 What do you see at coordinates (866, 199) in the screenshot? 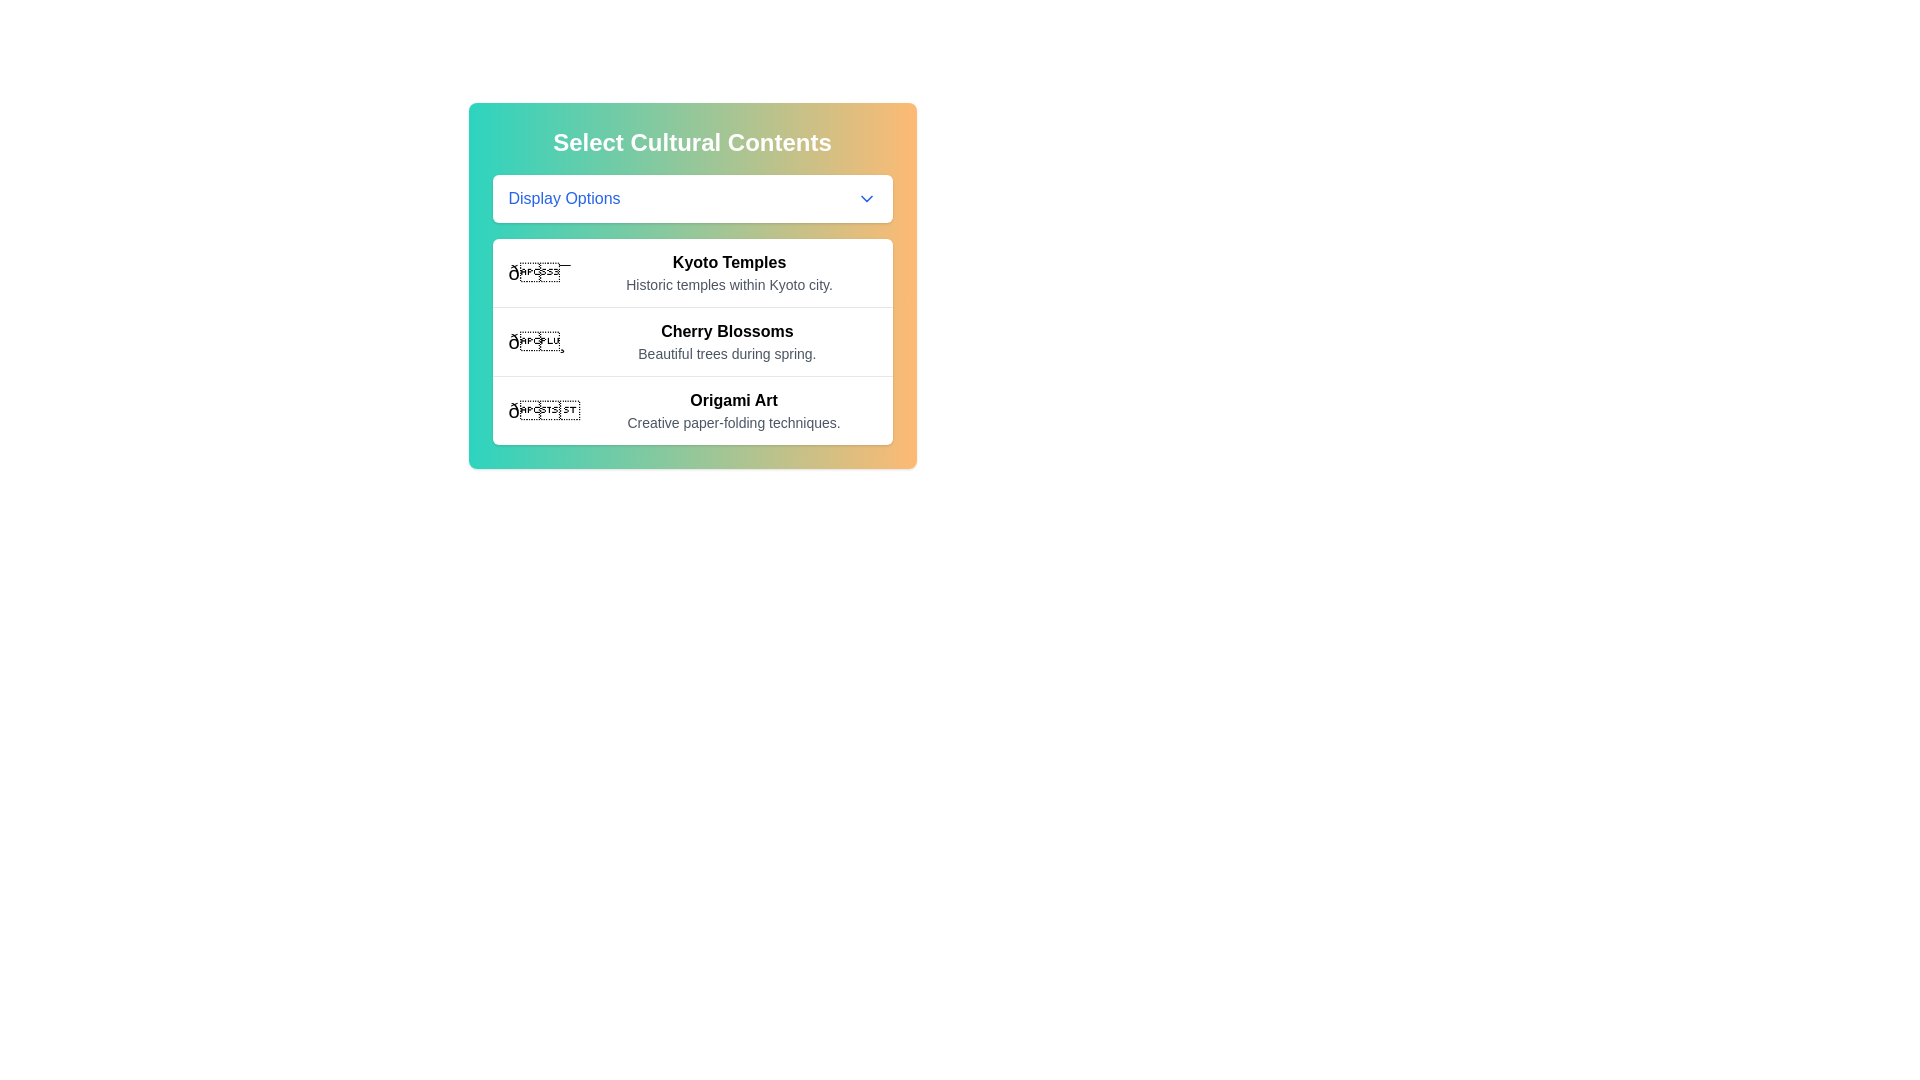
I see `the dropdown indicator icon located at the far right end of the 'Display Options' button` at bounding box center [866, 199].